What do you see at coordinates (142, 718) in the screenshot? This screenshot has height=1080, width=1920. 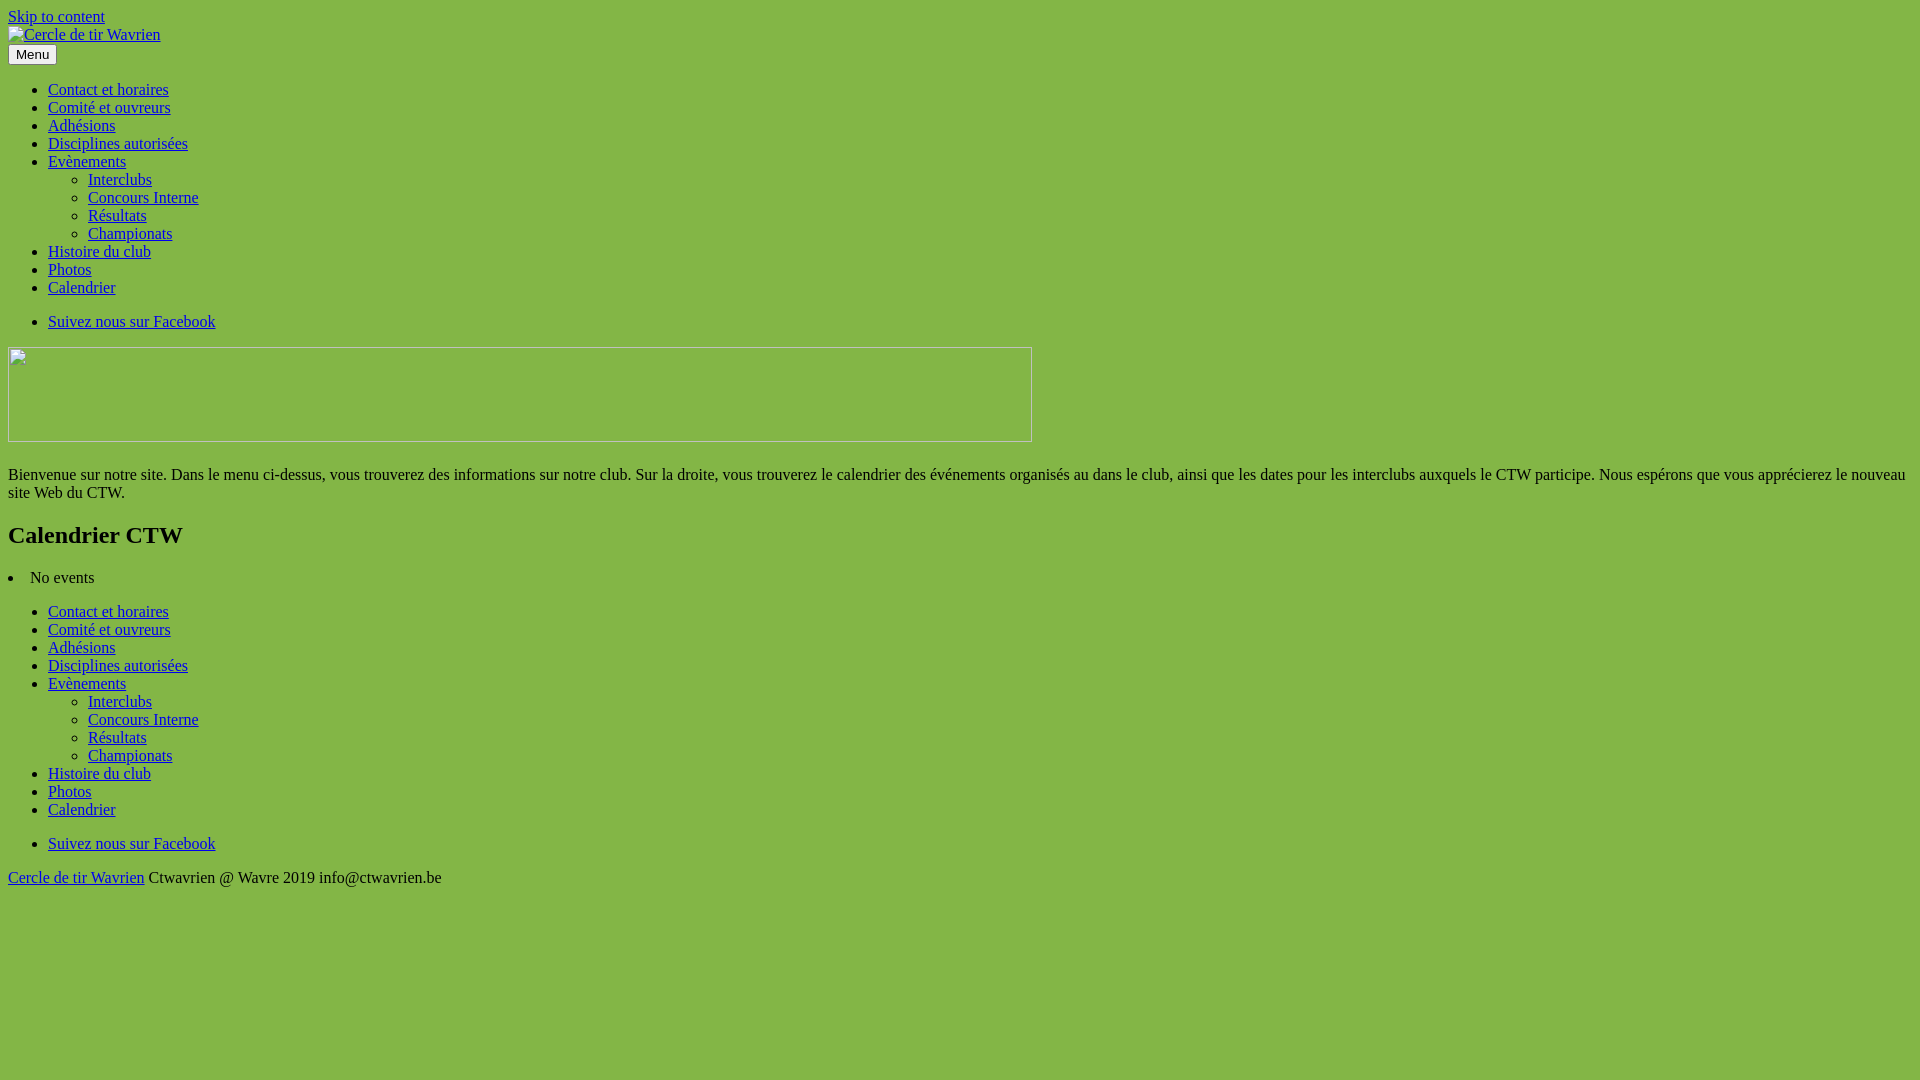 I see `'Concours Interne'` at bounding box center [142, 718].